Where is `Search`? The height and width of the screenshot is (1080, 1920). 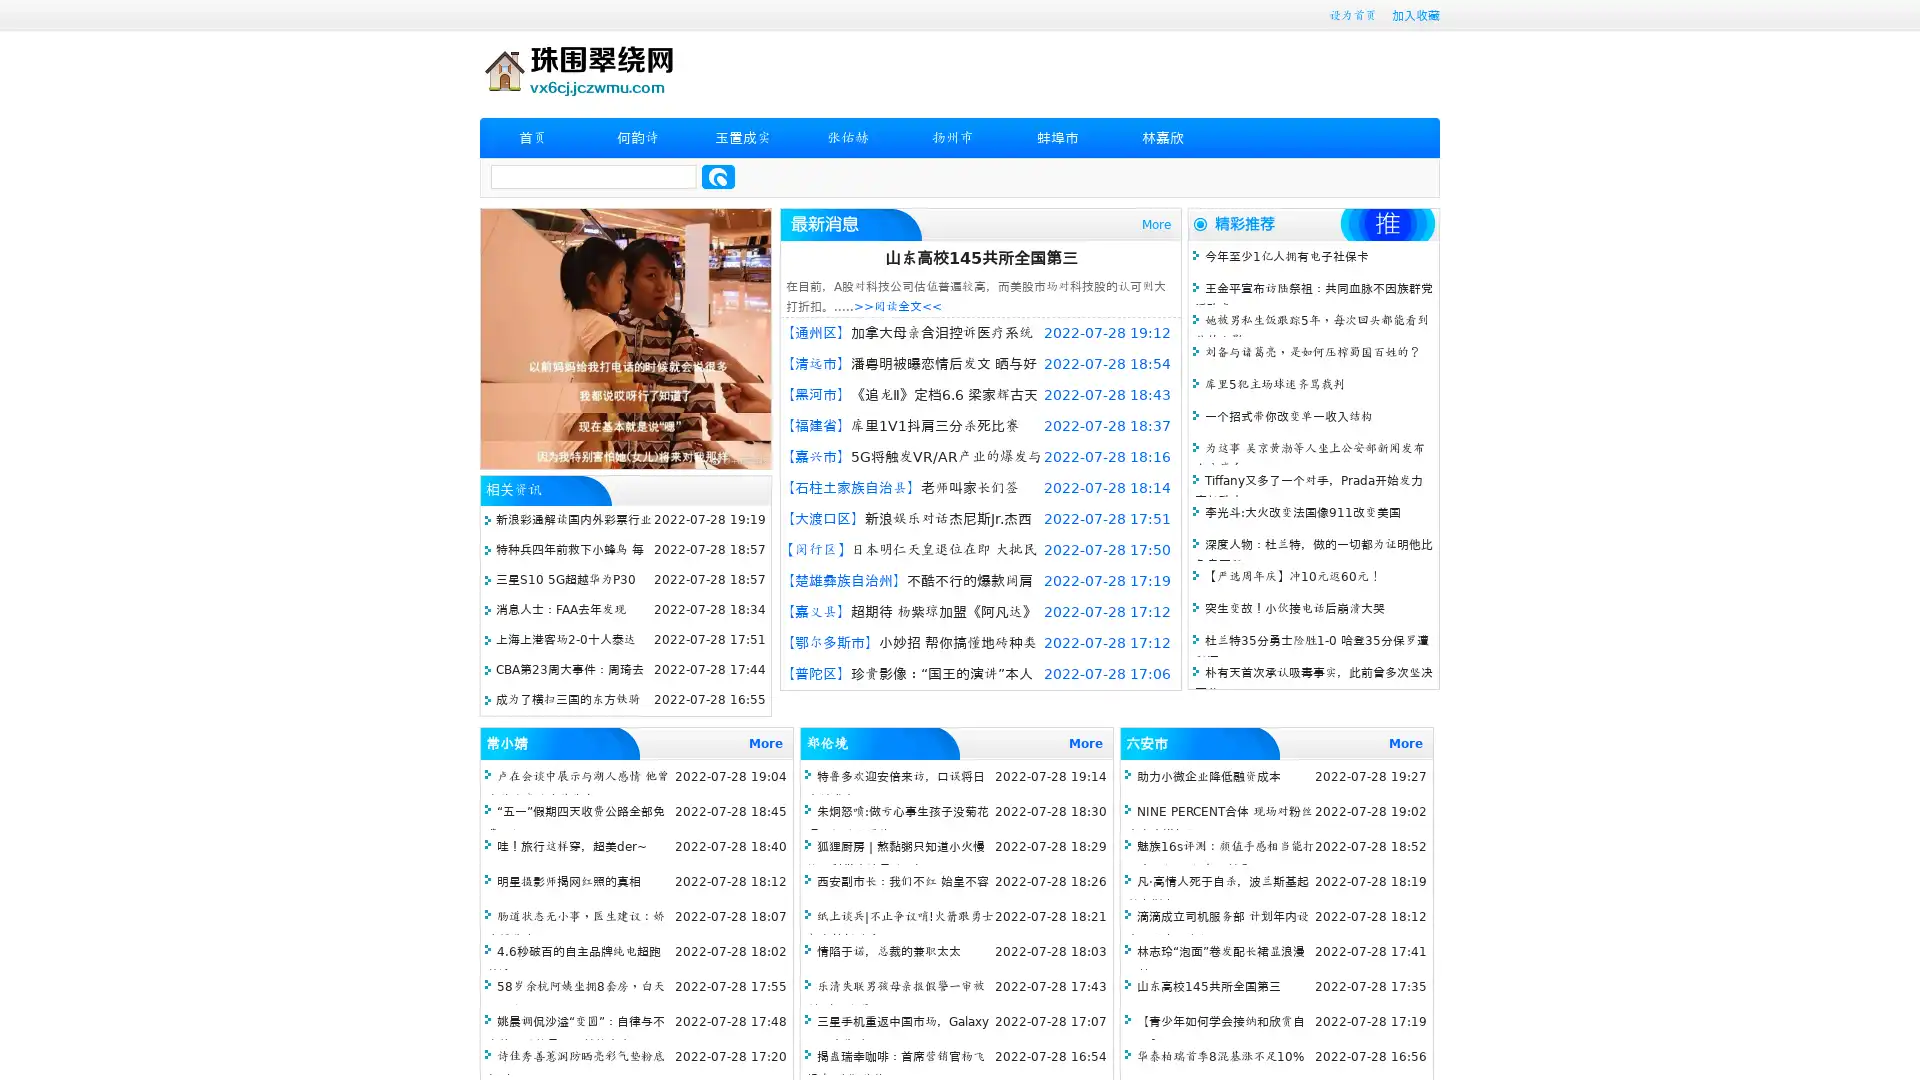 Search is located at coordinates (718, 176).